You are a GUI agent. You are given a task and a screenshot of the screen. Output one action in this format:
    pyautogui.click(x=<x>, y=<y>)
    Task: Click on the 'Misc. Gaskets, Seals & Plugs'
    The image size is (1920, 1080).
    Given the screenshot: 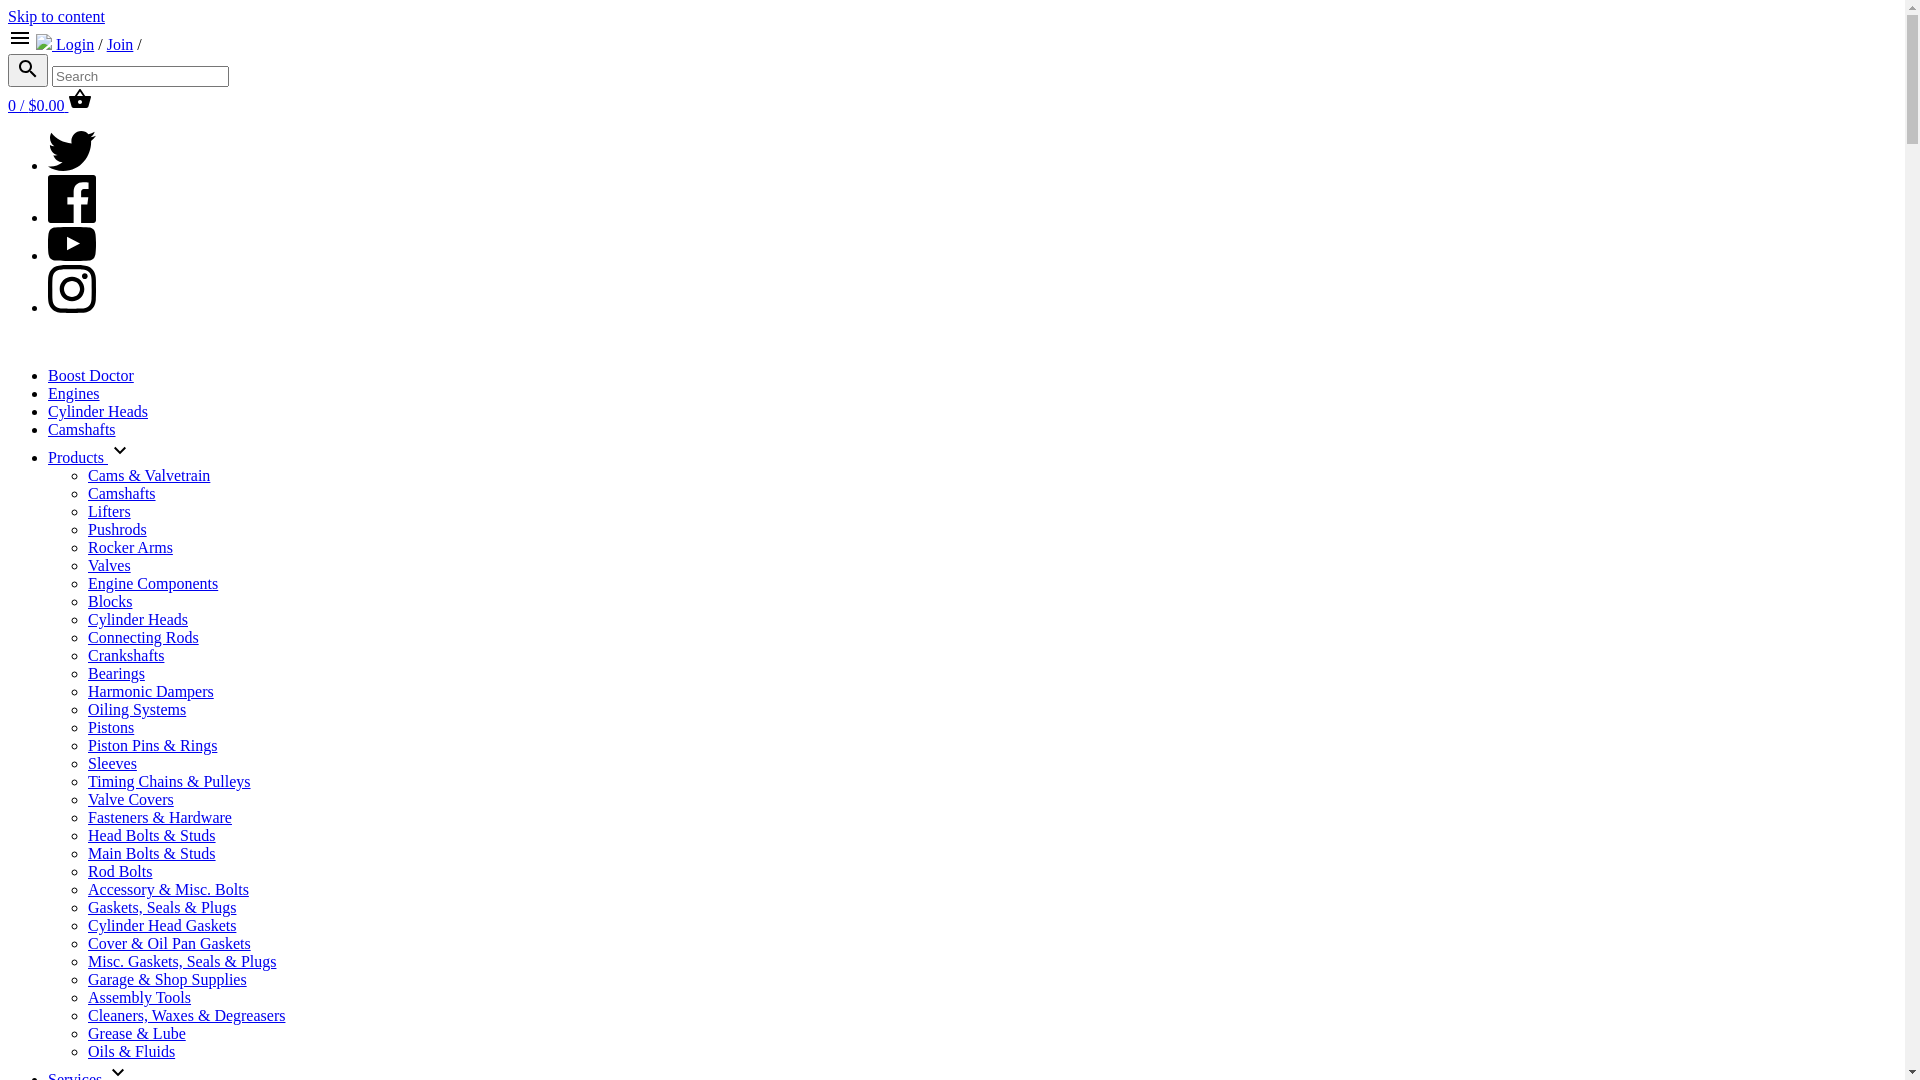 What is the action you would take?
    pyautogui.click(x=86, y=960)
    